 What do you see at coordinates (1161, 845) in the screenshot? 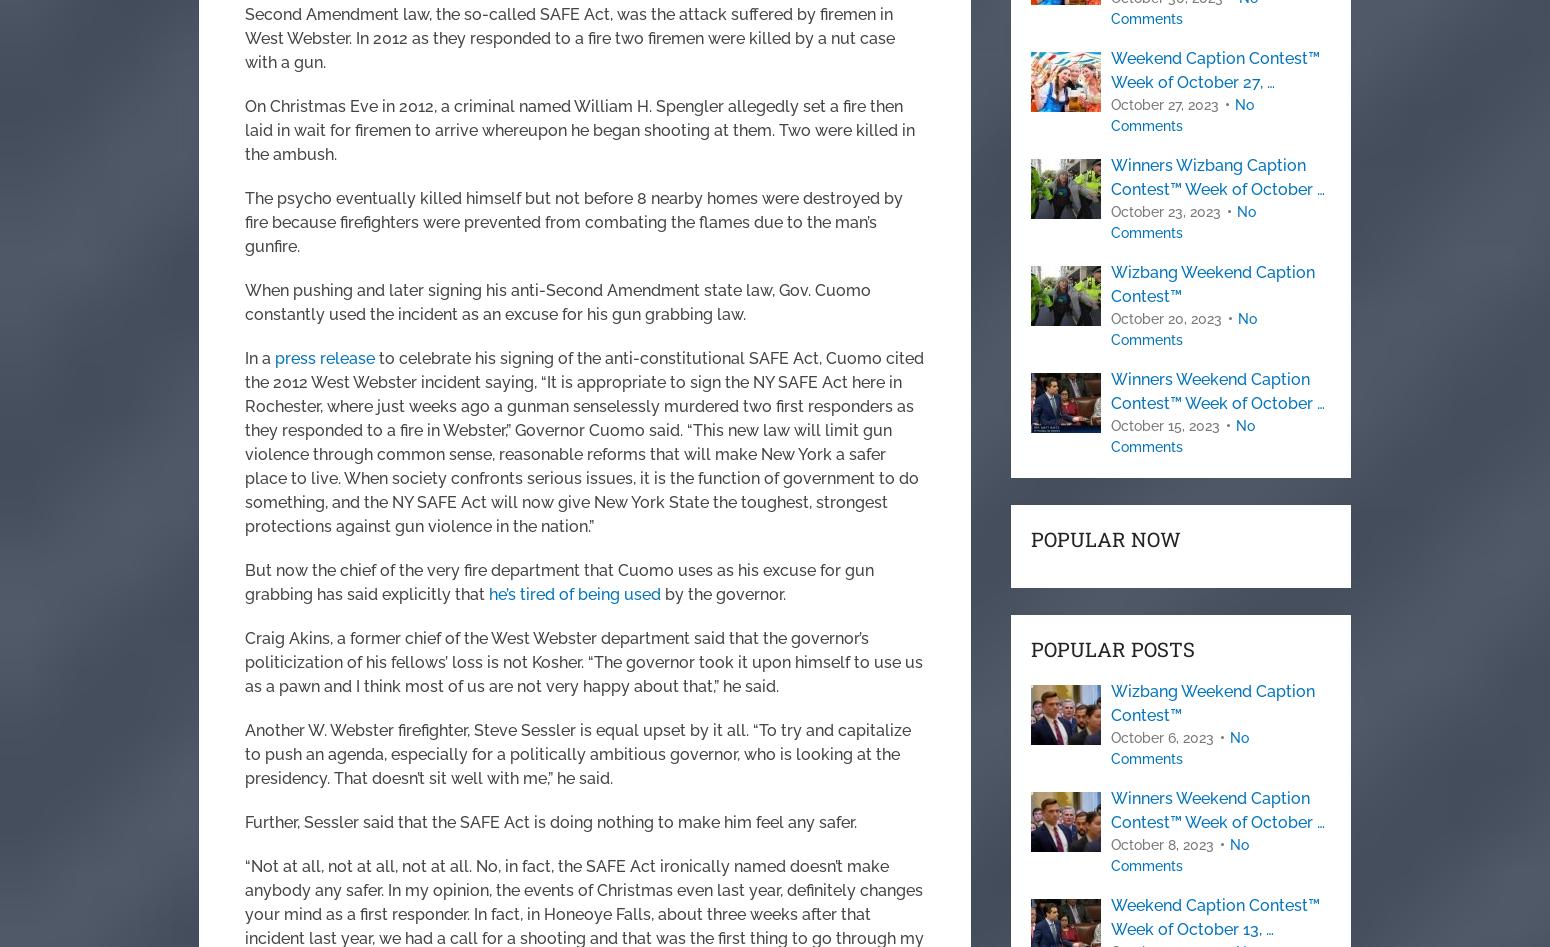
I see `'October 8, 2023'` at bounding box center [1161, 845].